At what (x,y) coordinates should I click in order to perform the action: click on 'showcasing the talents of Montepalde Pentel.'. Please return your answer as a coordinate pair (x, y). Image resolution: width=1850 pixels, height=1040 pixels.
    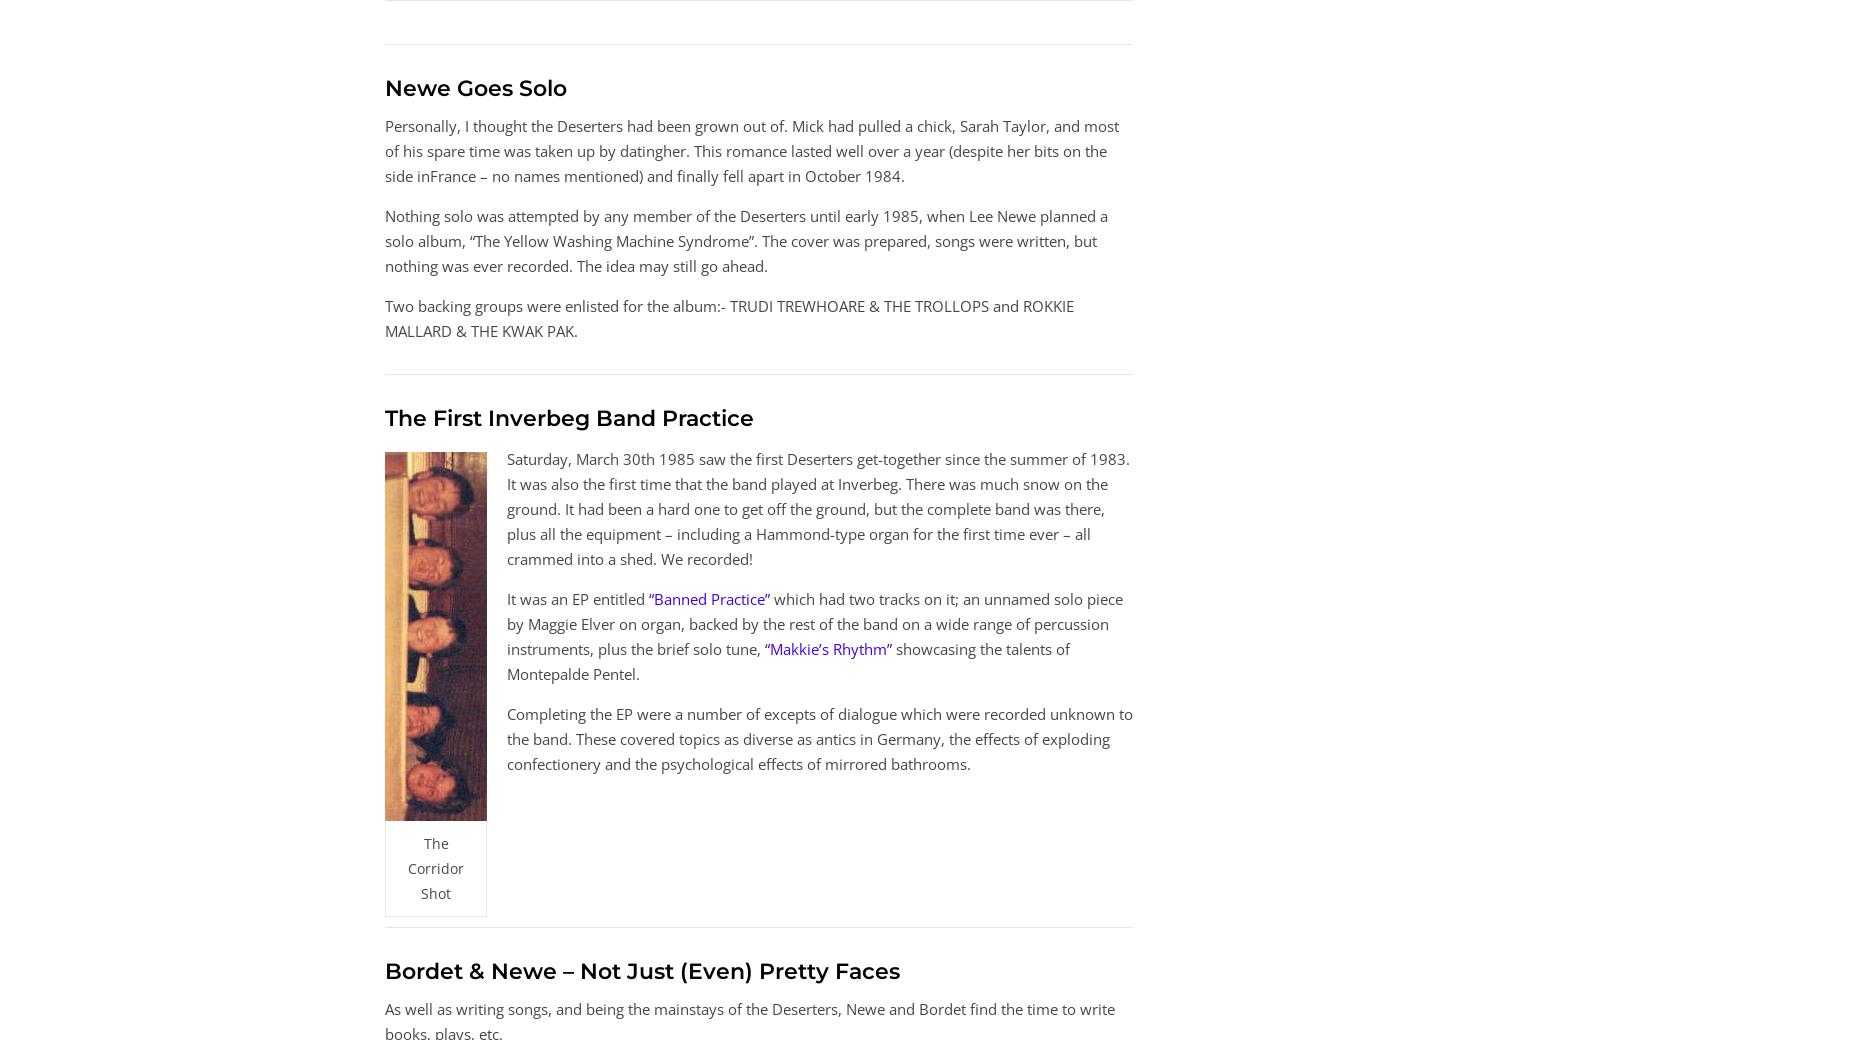
    Looking at the image, I should click on (788, 660).